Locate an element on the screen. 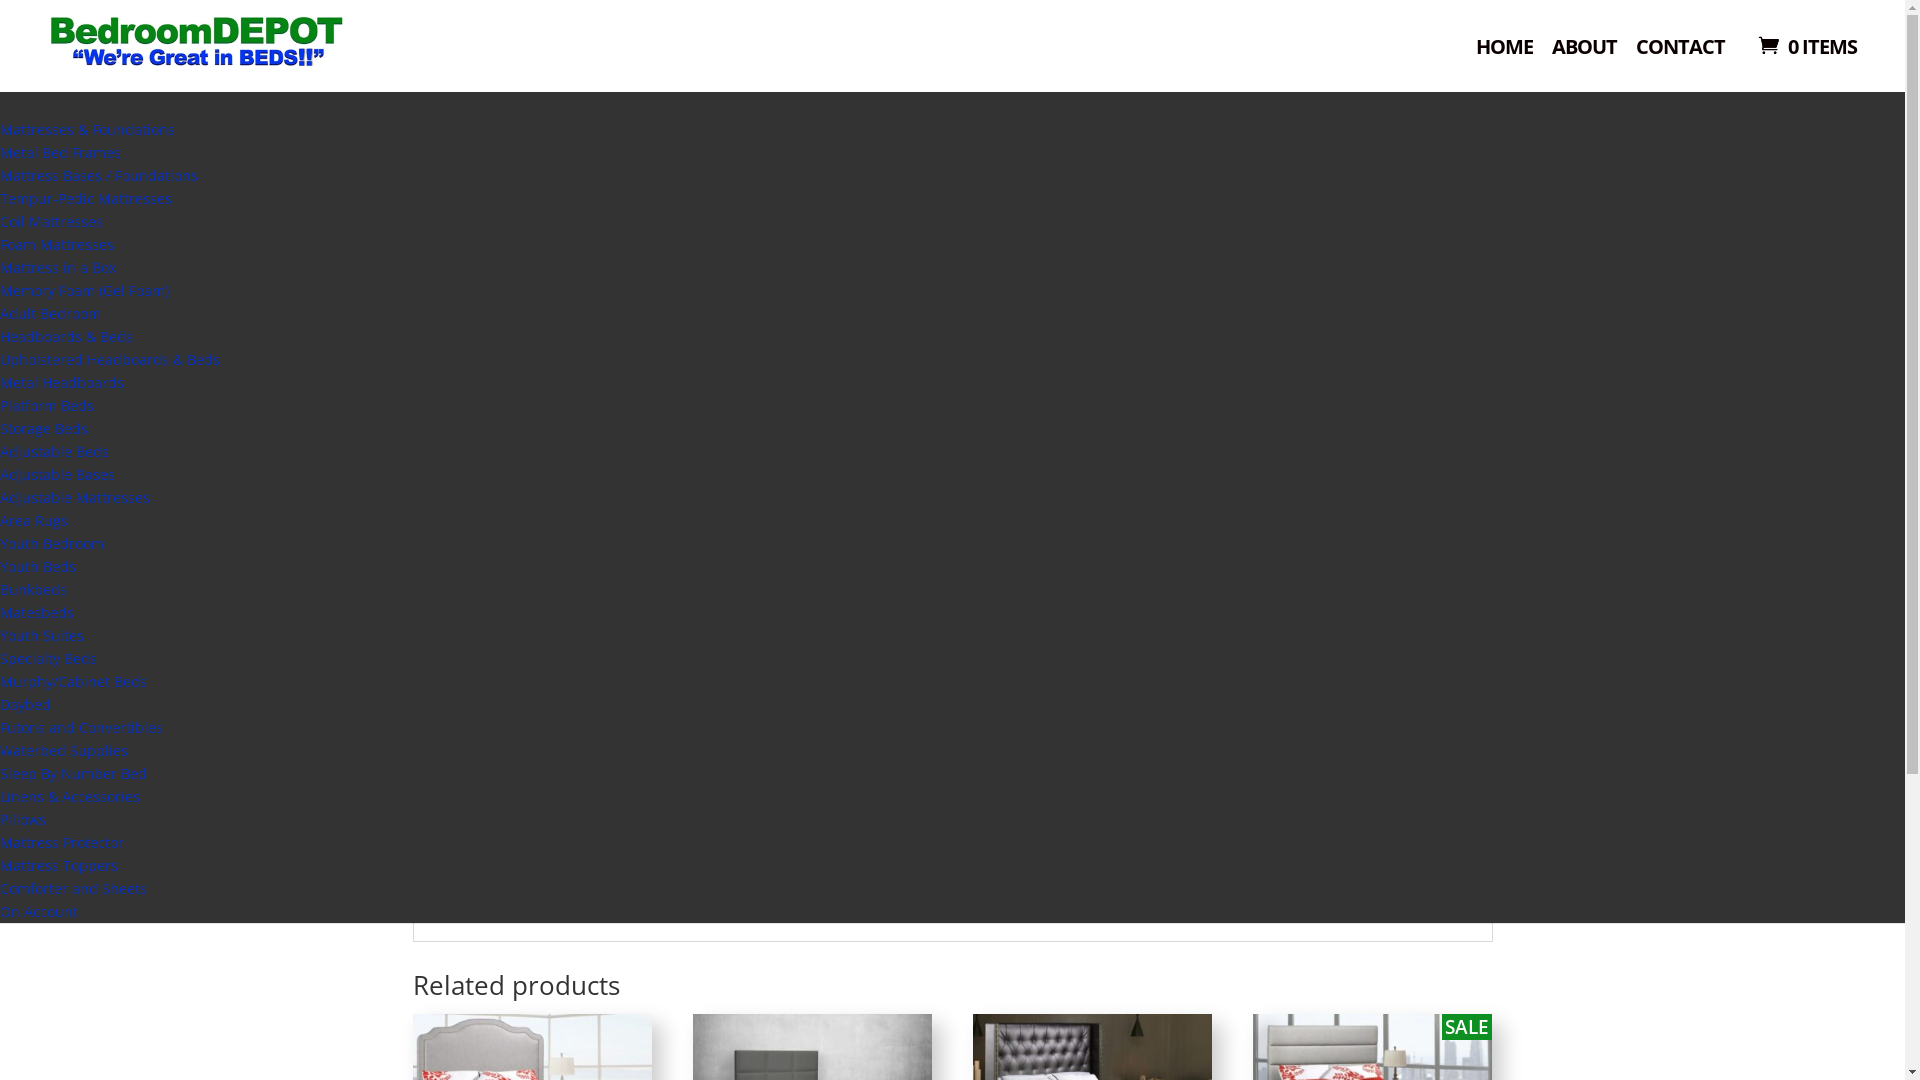 This screenshot has width=1920, height=1080. 'Adjustable Bases' is located at coordinates (57, 474).